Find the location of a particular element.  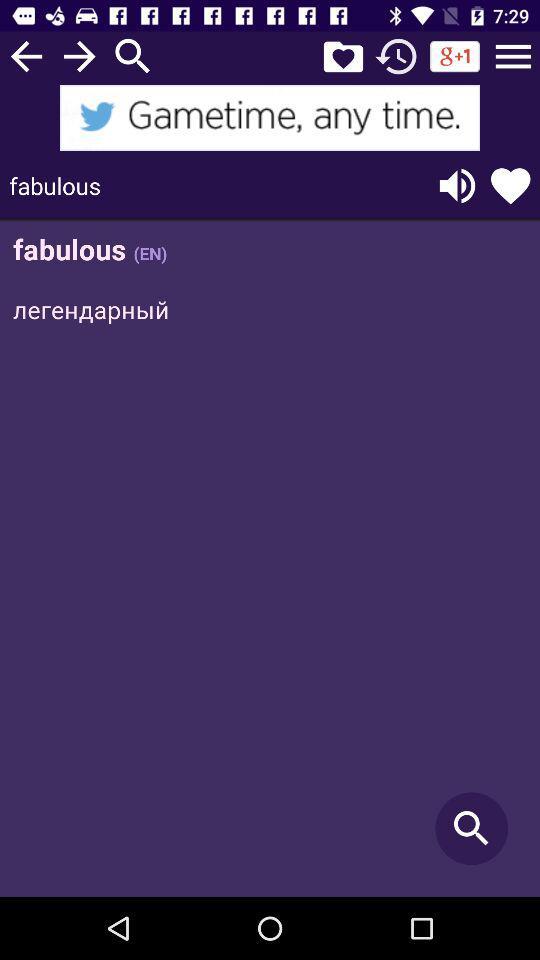

the search icon is located at coordinates (133, 55).